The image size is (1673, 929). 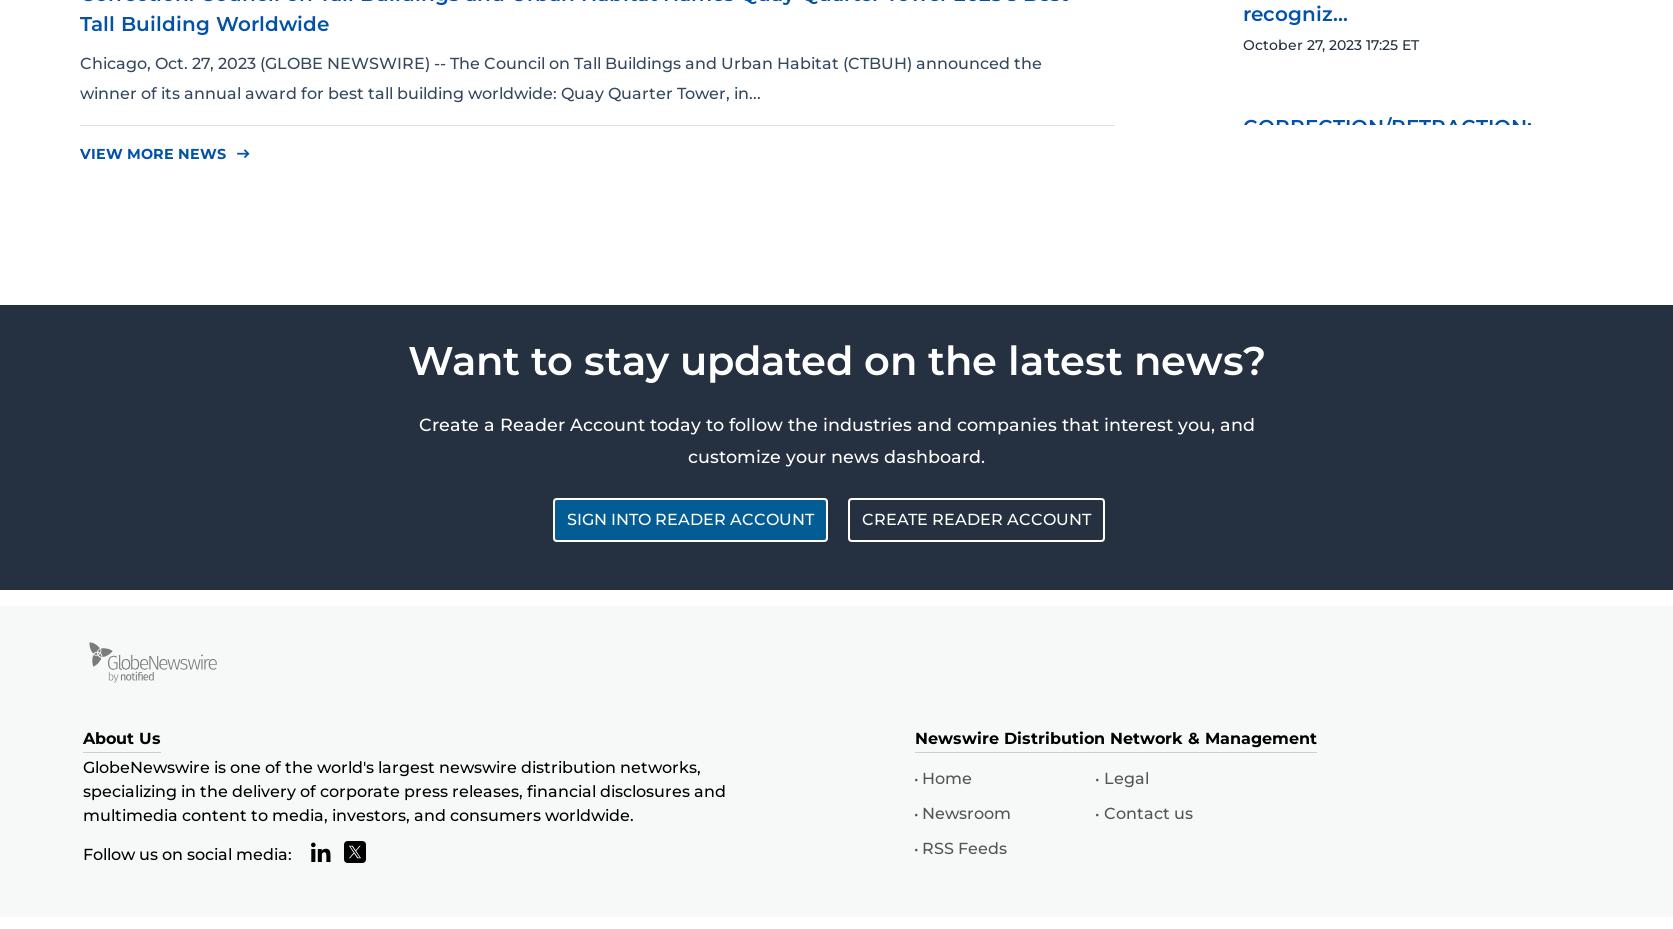 I want to click on 'GlobeNewswire is one of the world's largest newswire distribution networks, specializing in the delivery of corporate press releases, financial disclosures and multimedia content to media, investors, and consumers worldwide.', so click(x=403, y=789).